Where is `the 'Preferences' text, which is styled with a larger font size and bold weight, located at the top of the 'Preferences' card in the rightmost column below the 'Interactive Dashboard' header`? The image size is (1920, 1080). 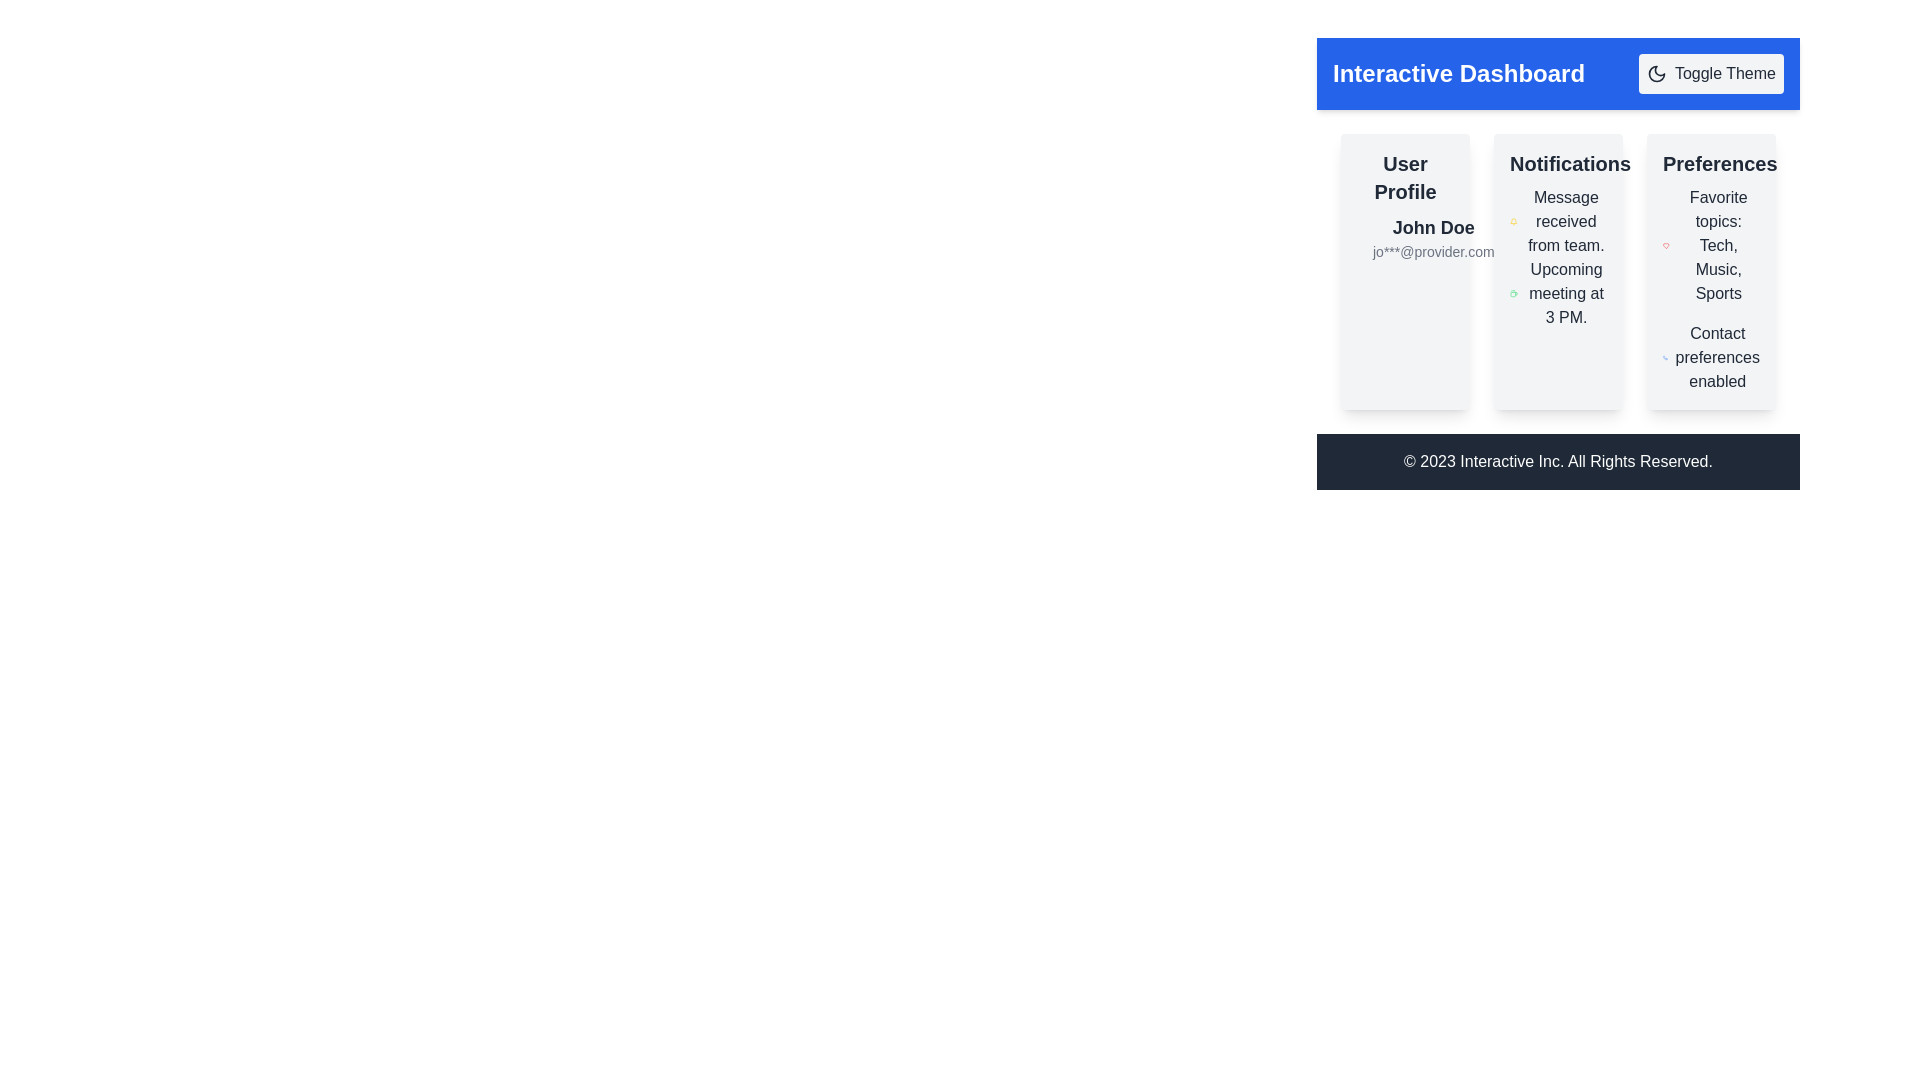 the 'Preferences' text, which is styled with a larger font size and bold weight, located at the top of the 'Preferences' card in the rightmost column below the 'Interactive Dashboard' header is located at coordinates (1710, 163).